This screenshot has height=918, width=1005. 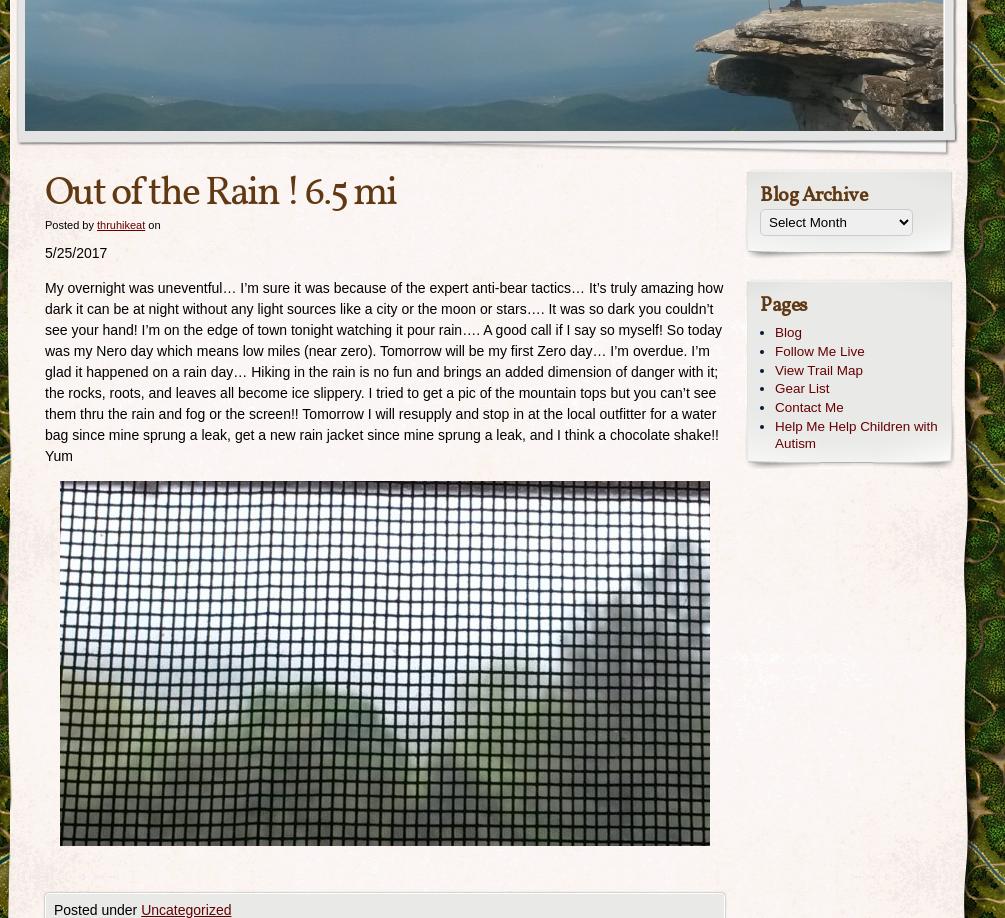 What do you see at coordinates (774, 332) in the screenshot?
I see `'Blog'` at bounding box center [774, 332].